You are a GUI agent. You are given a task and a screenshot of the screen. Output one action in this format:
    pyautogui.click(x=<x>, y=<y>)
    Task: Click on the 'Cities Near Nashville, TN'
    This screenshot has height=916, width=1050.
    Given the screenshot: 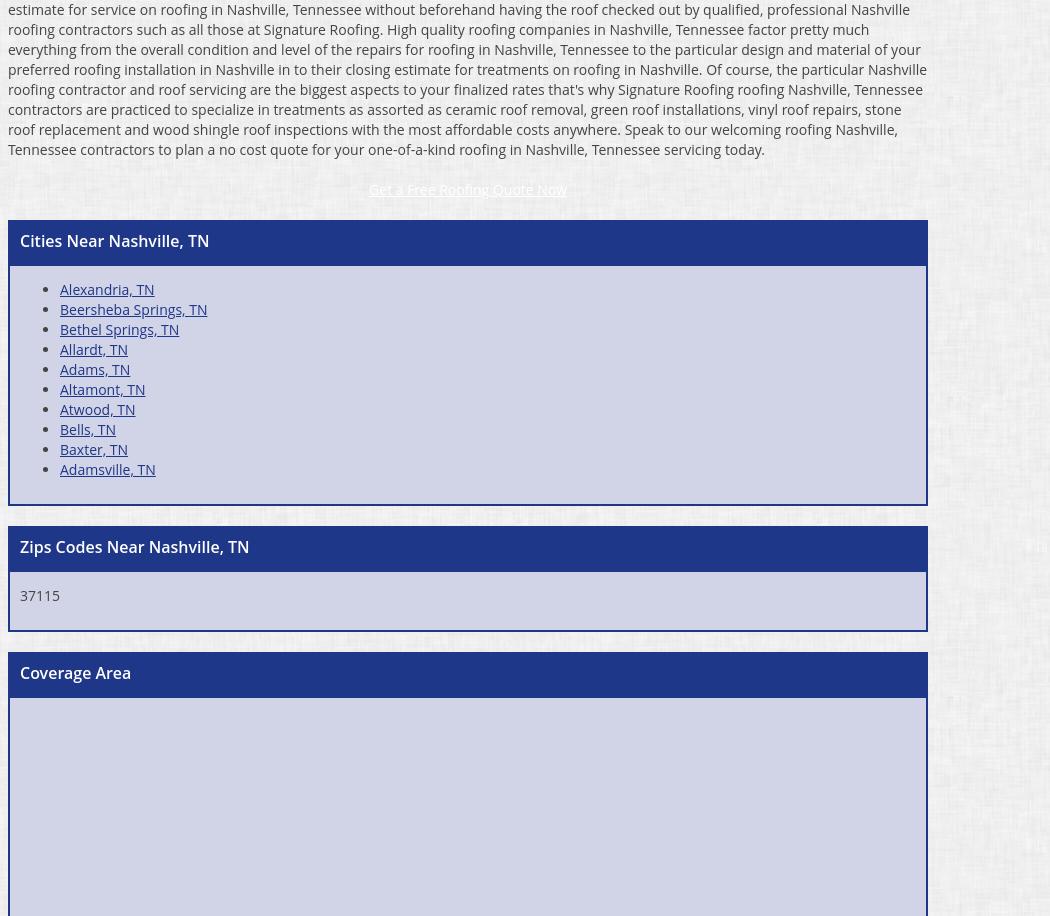 What is the action you would take?
    pyautogui.click(x=113, y=239)
    